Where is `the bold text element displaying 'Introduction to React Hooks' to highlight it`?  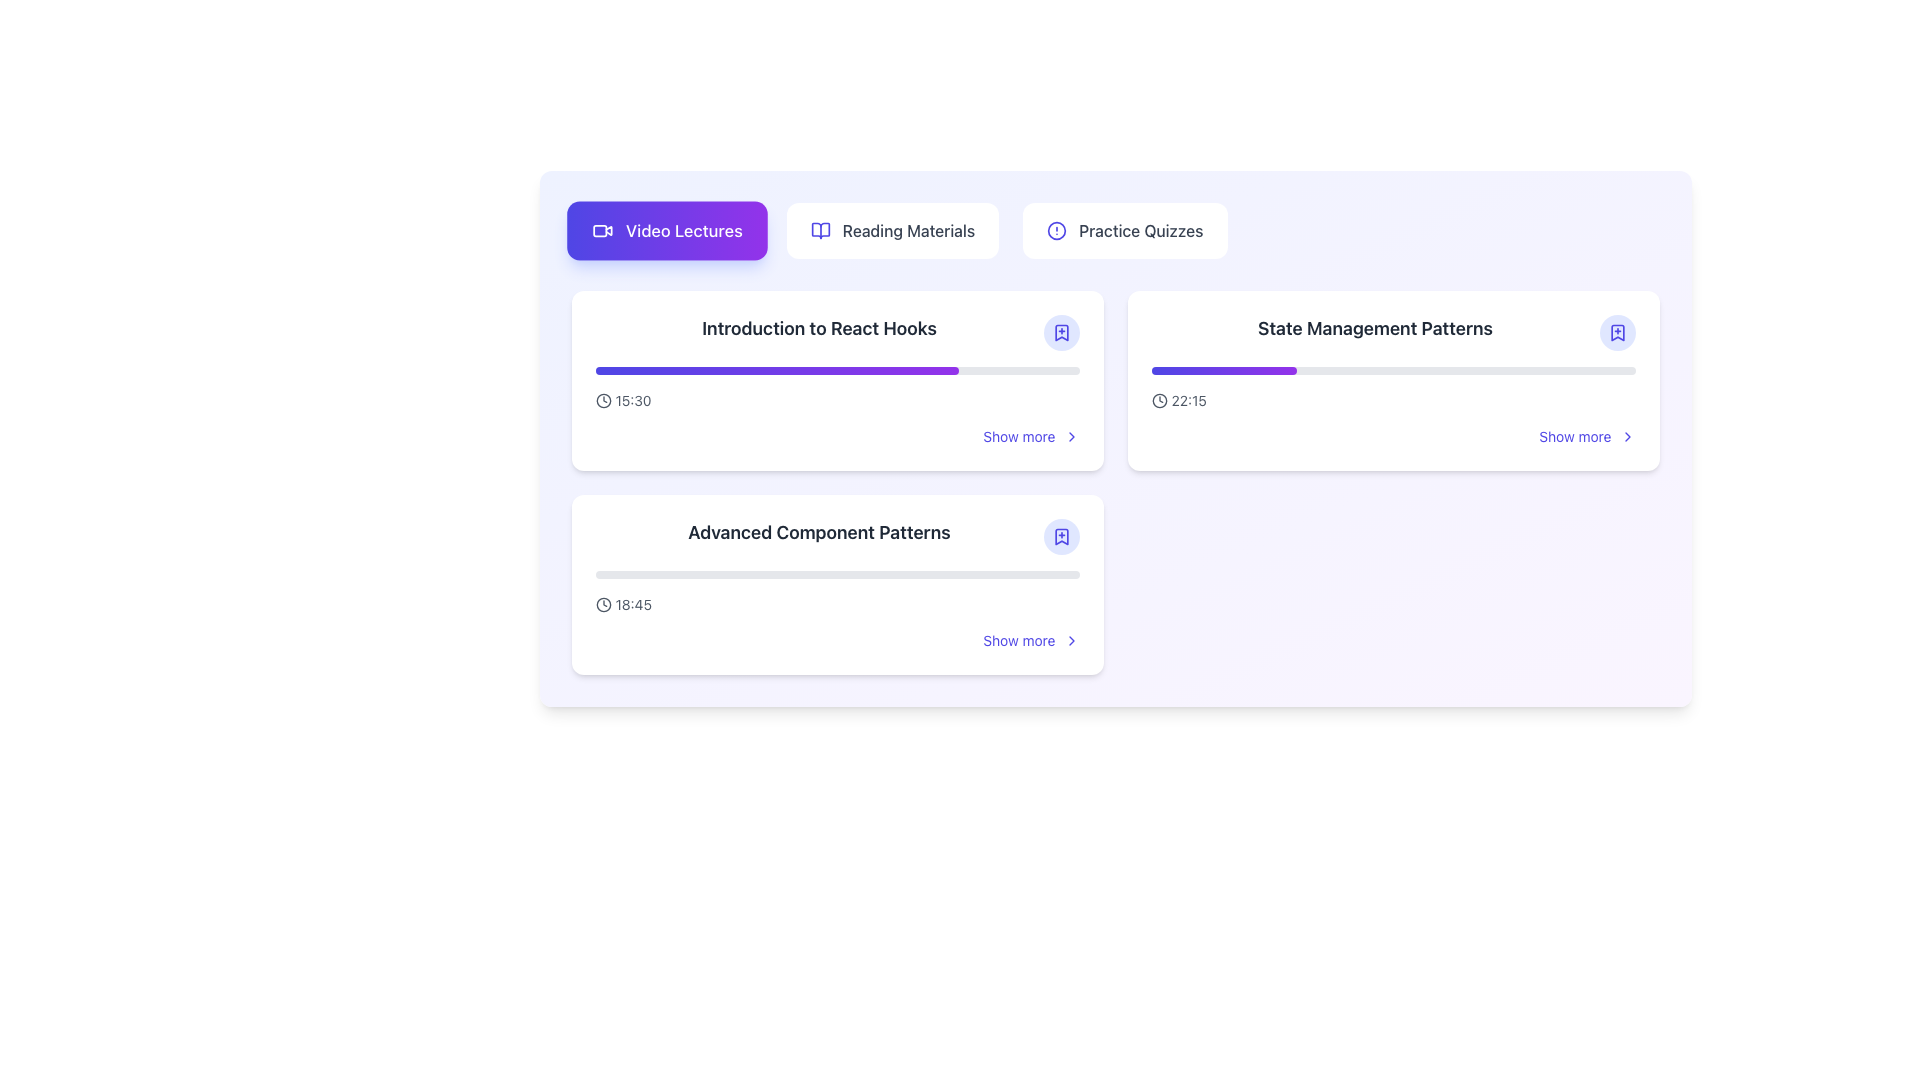
the bold text element displaying 'Introduction to React Hooks' to highlight it is located at coordinates (819, 327).